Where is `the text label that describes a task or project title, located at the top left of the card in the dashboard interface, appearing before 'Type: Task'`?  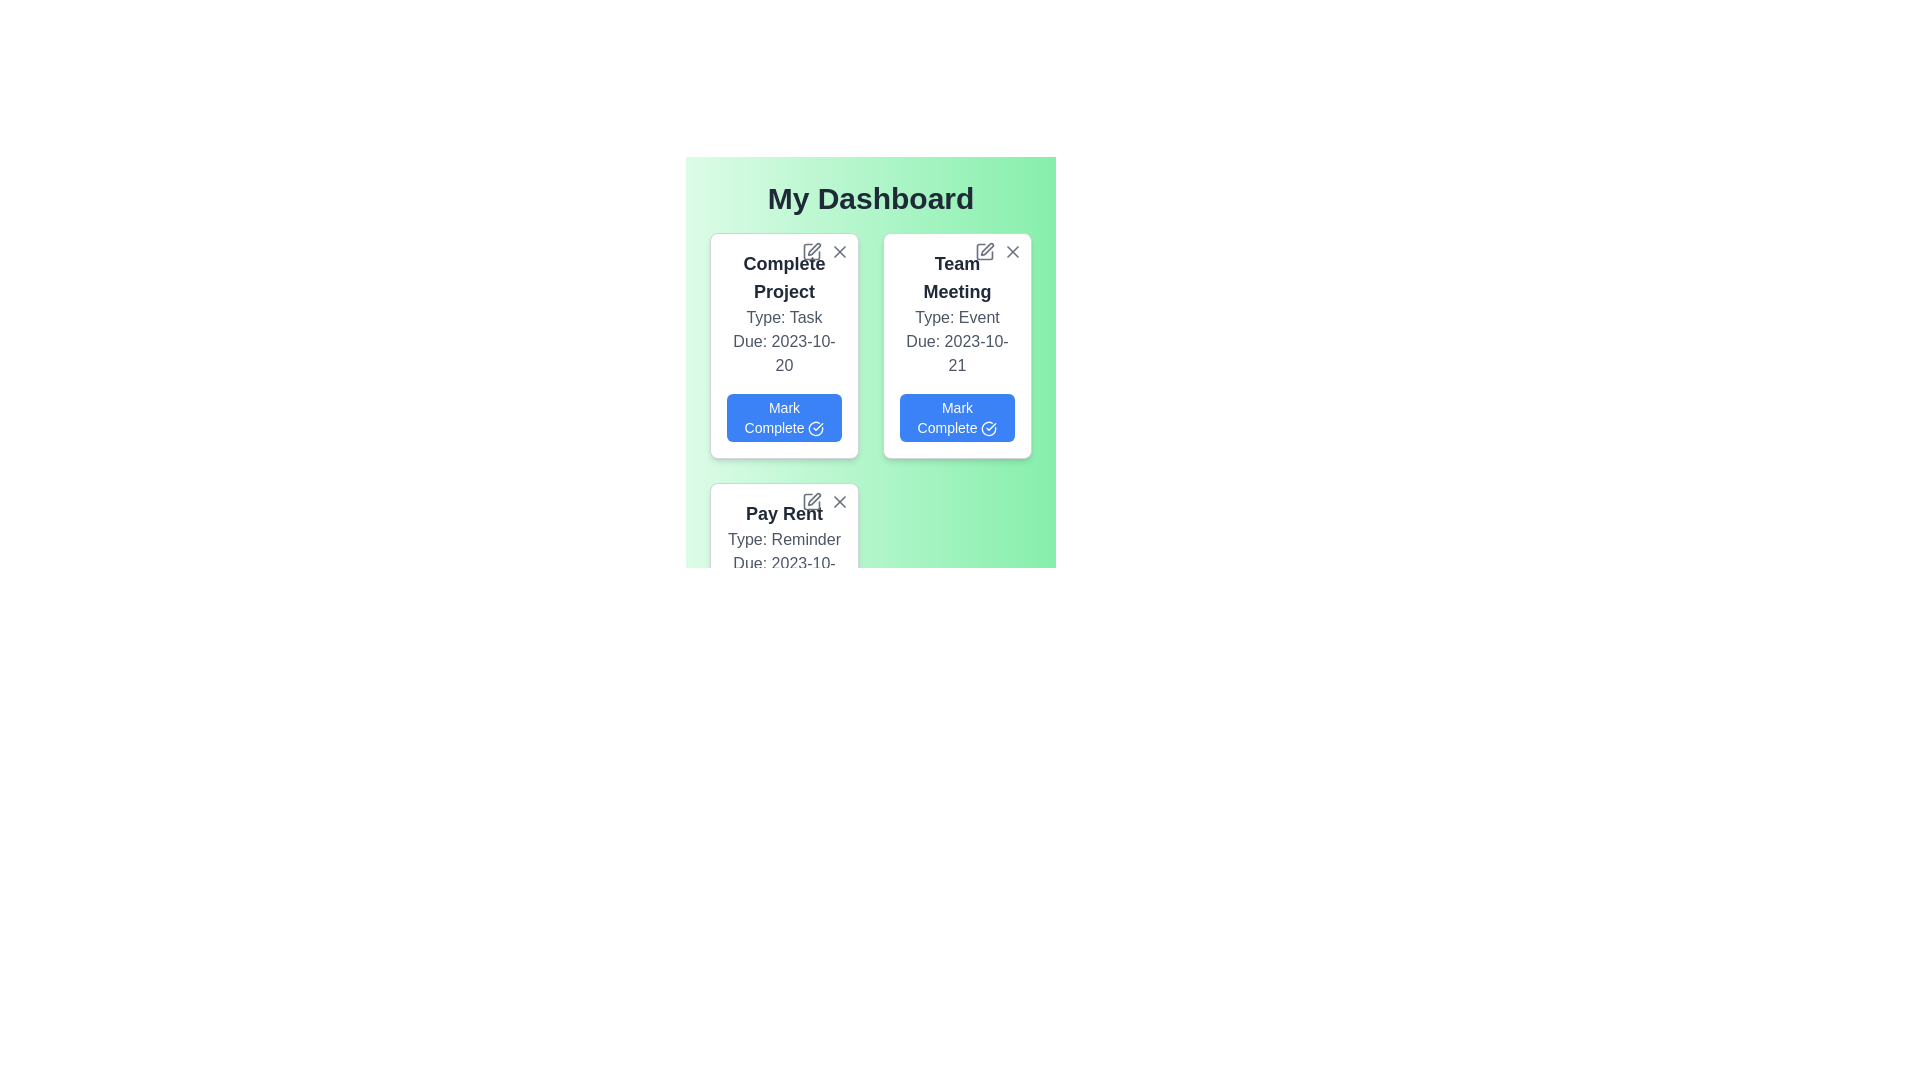 the text label that describes a task or project title, located at the top left of the card in the dashboard interface, appearing before 'Type: Task' is located at coordinates (783, 277).